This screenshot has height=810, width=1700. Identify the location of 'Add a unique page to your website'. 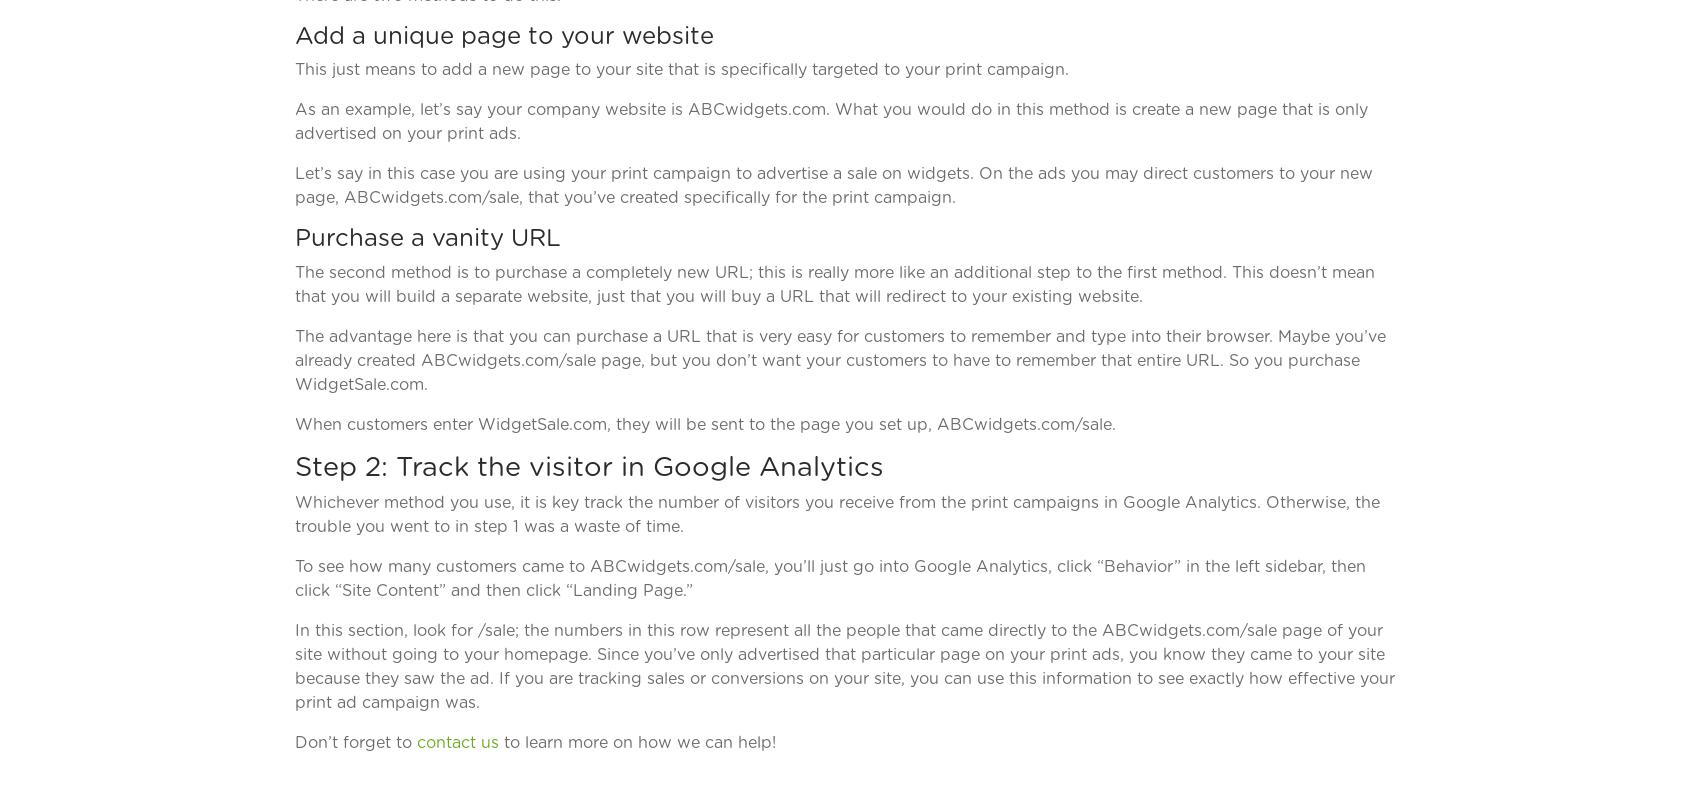
(294, 35).